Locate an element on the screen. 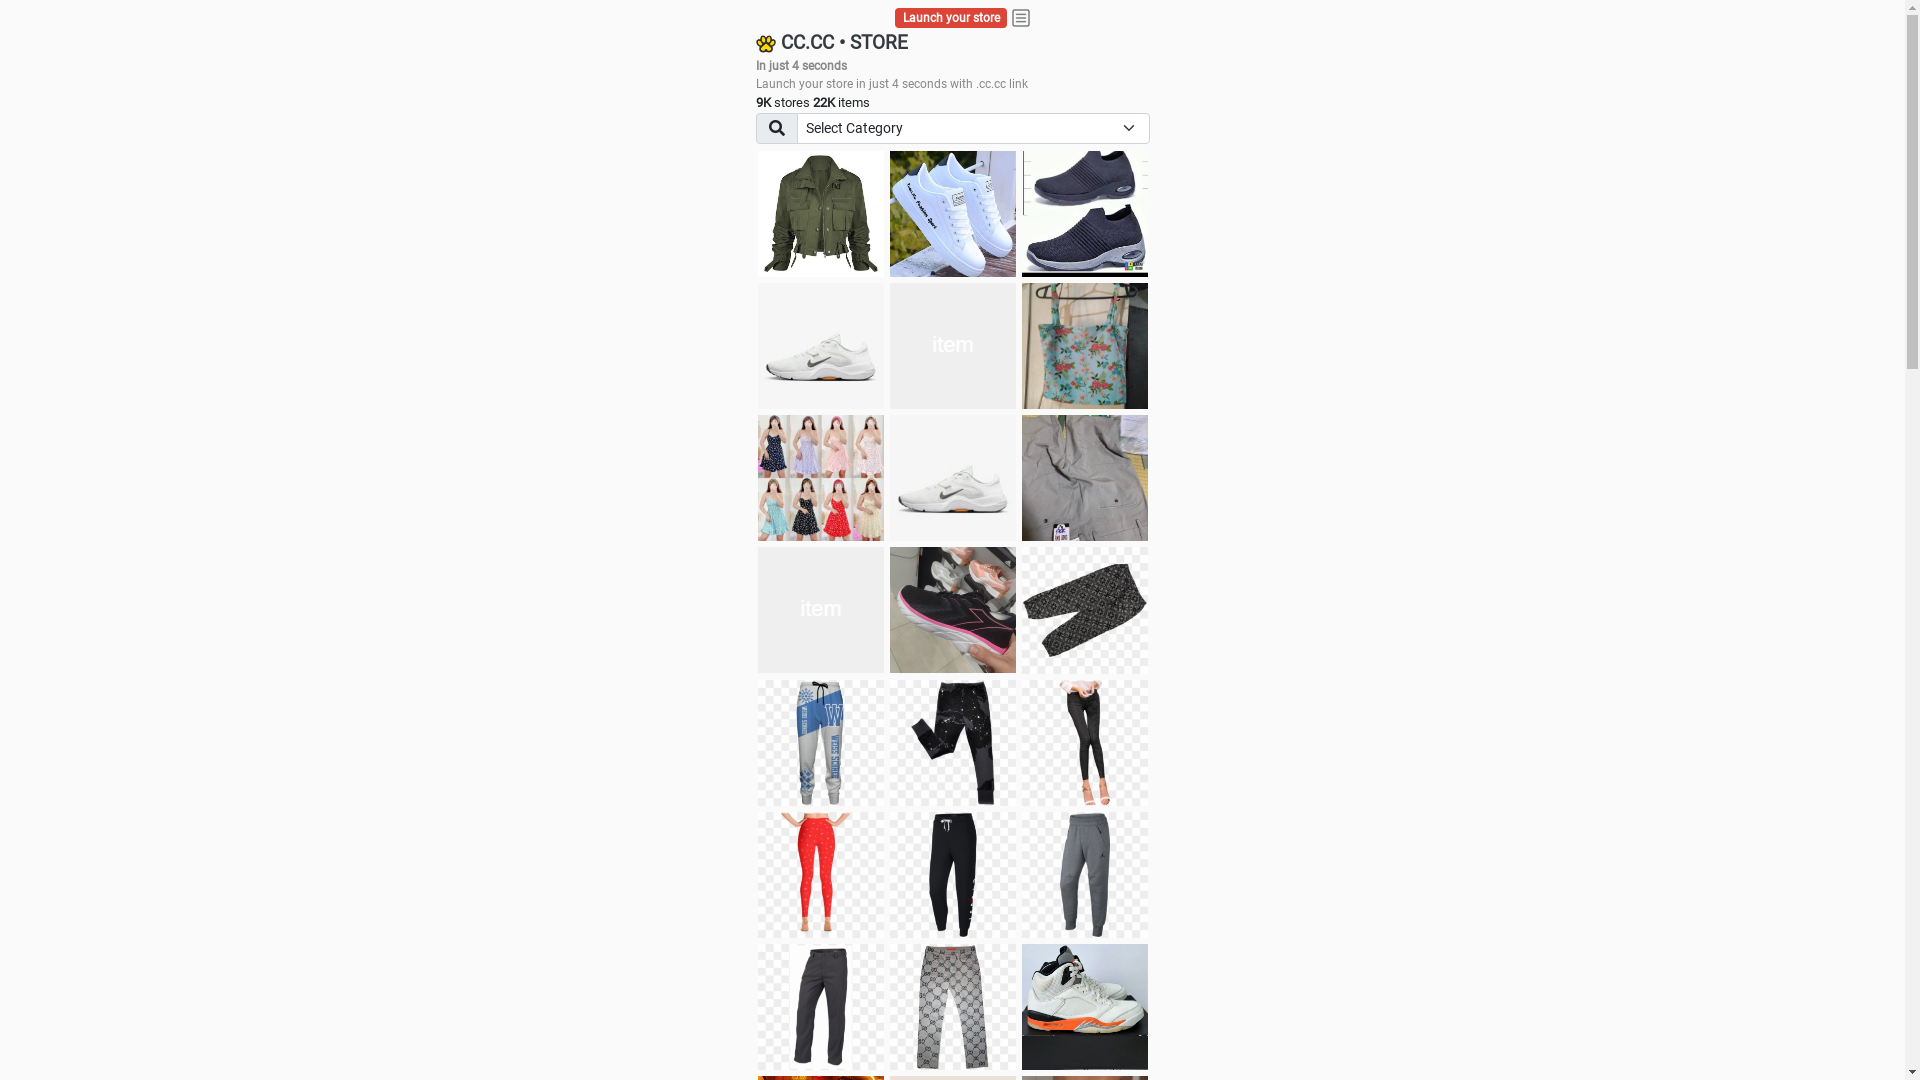  'Pant' is located at coordinates (757, 874).